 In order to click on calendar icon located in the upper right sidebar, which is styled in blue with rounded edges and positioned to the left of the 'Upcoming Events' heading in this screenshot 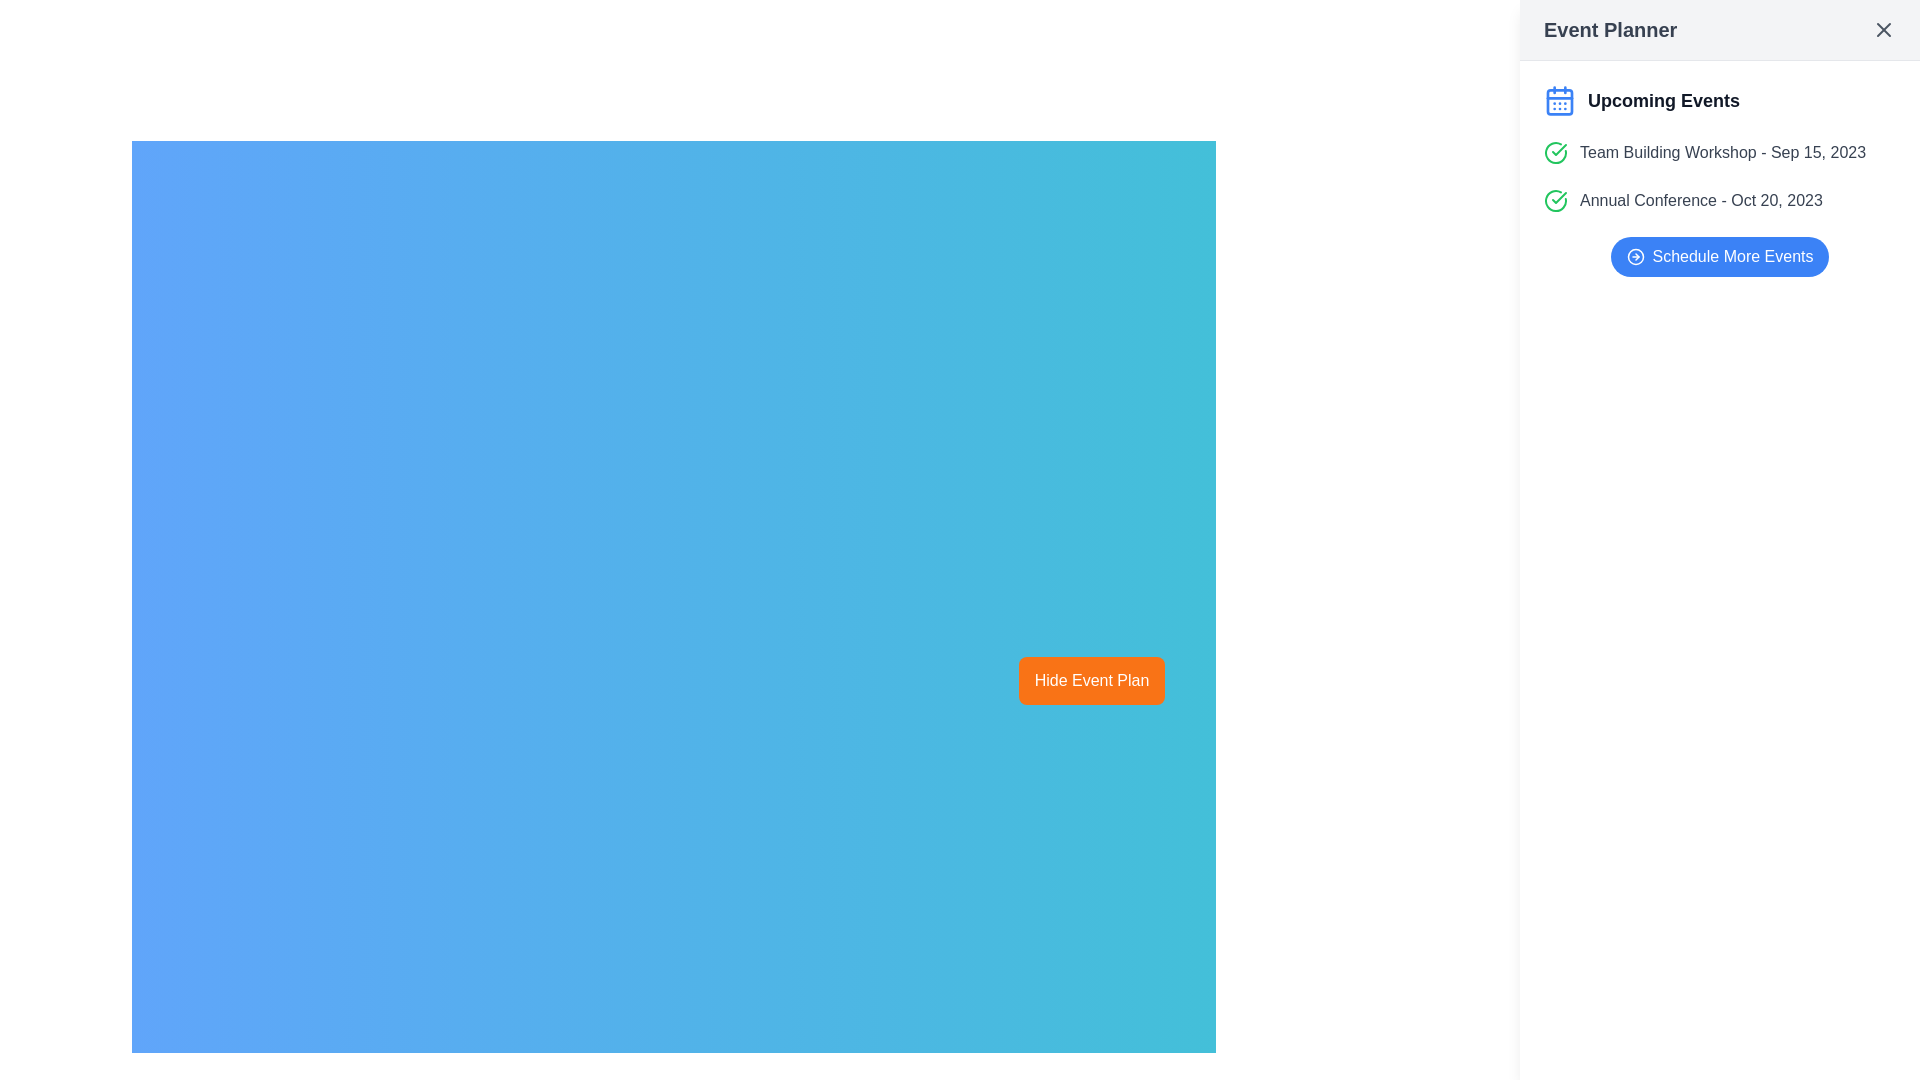, I will do `click(1559, 100)`.